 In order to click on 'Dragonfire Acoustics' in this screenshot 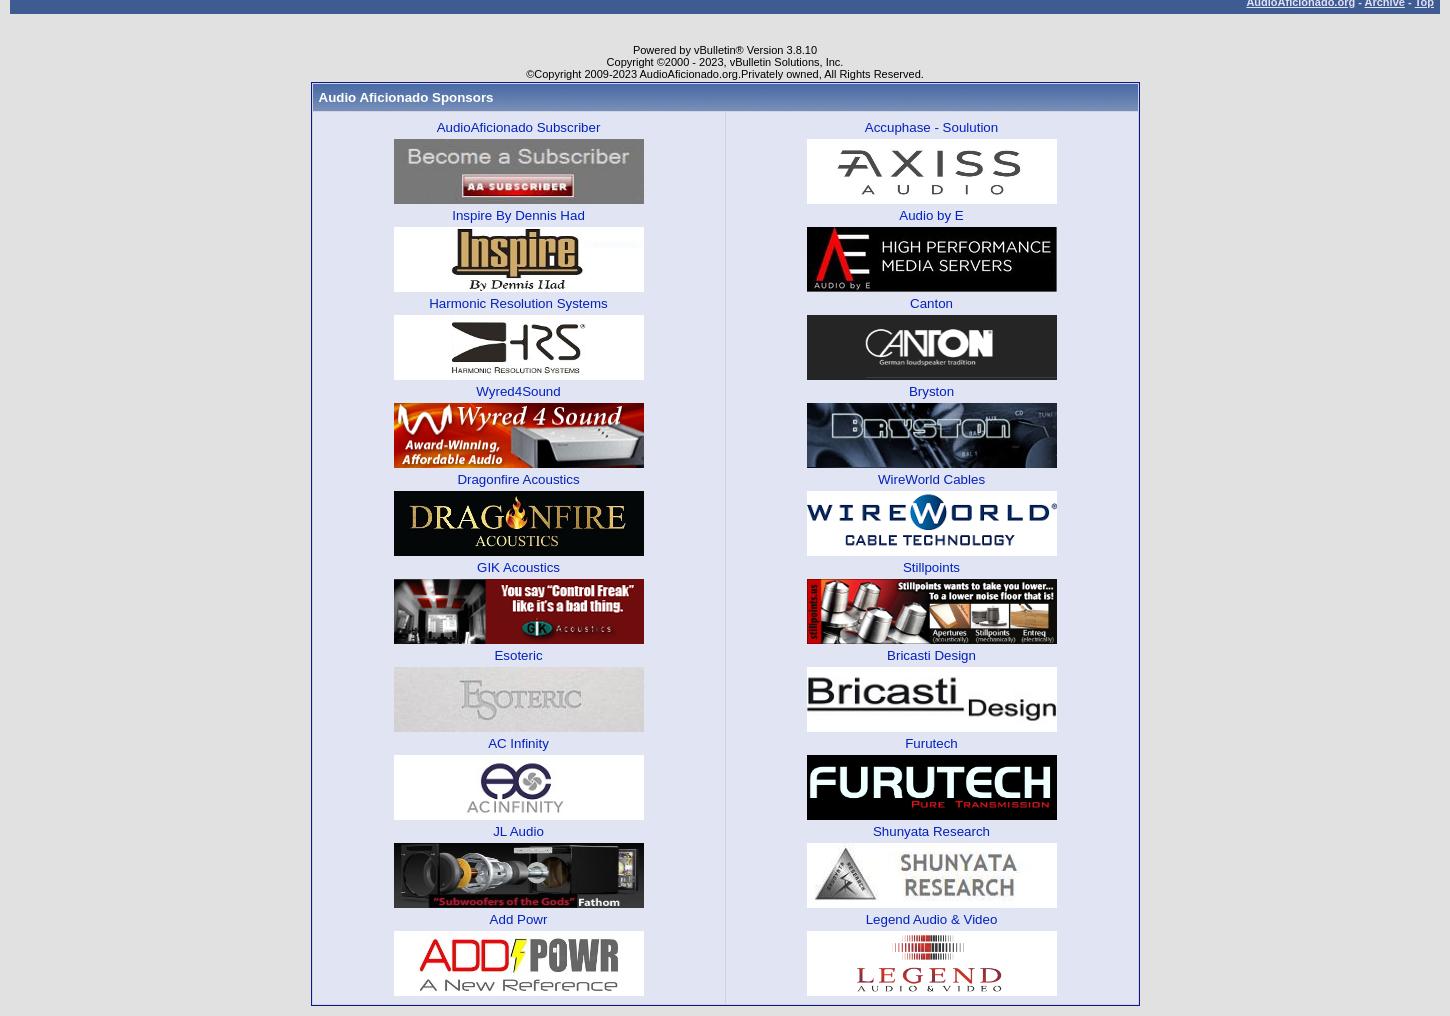, I will do `click(517, 478)`.